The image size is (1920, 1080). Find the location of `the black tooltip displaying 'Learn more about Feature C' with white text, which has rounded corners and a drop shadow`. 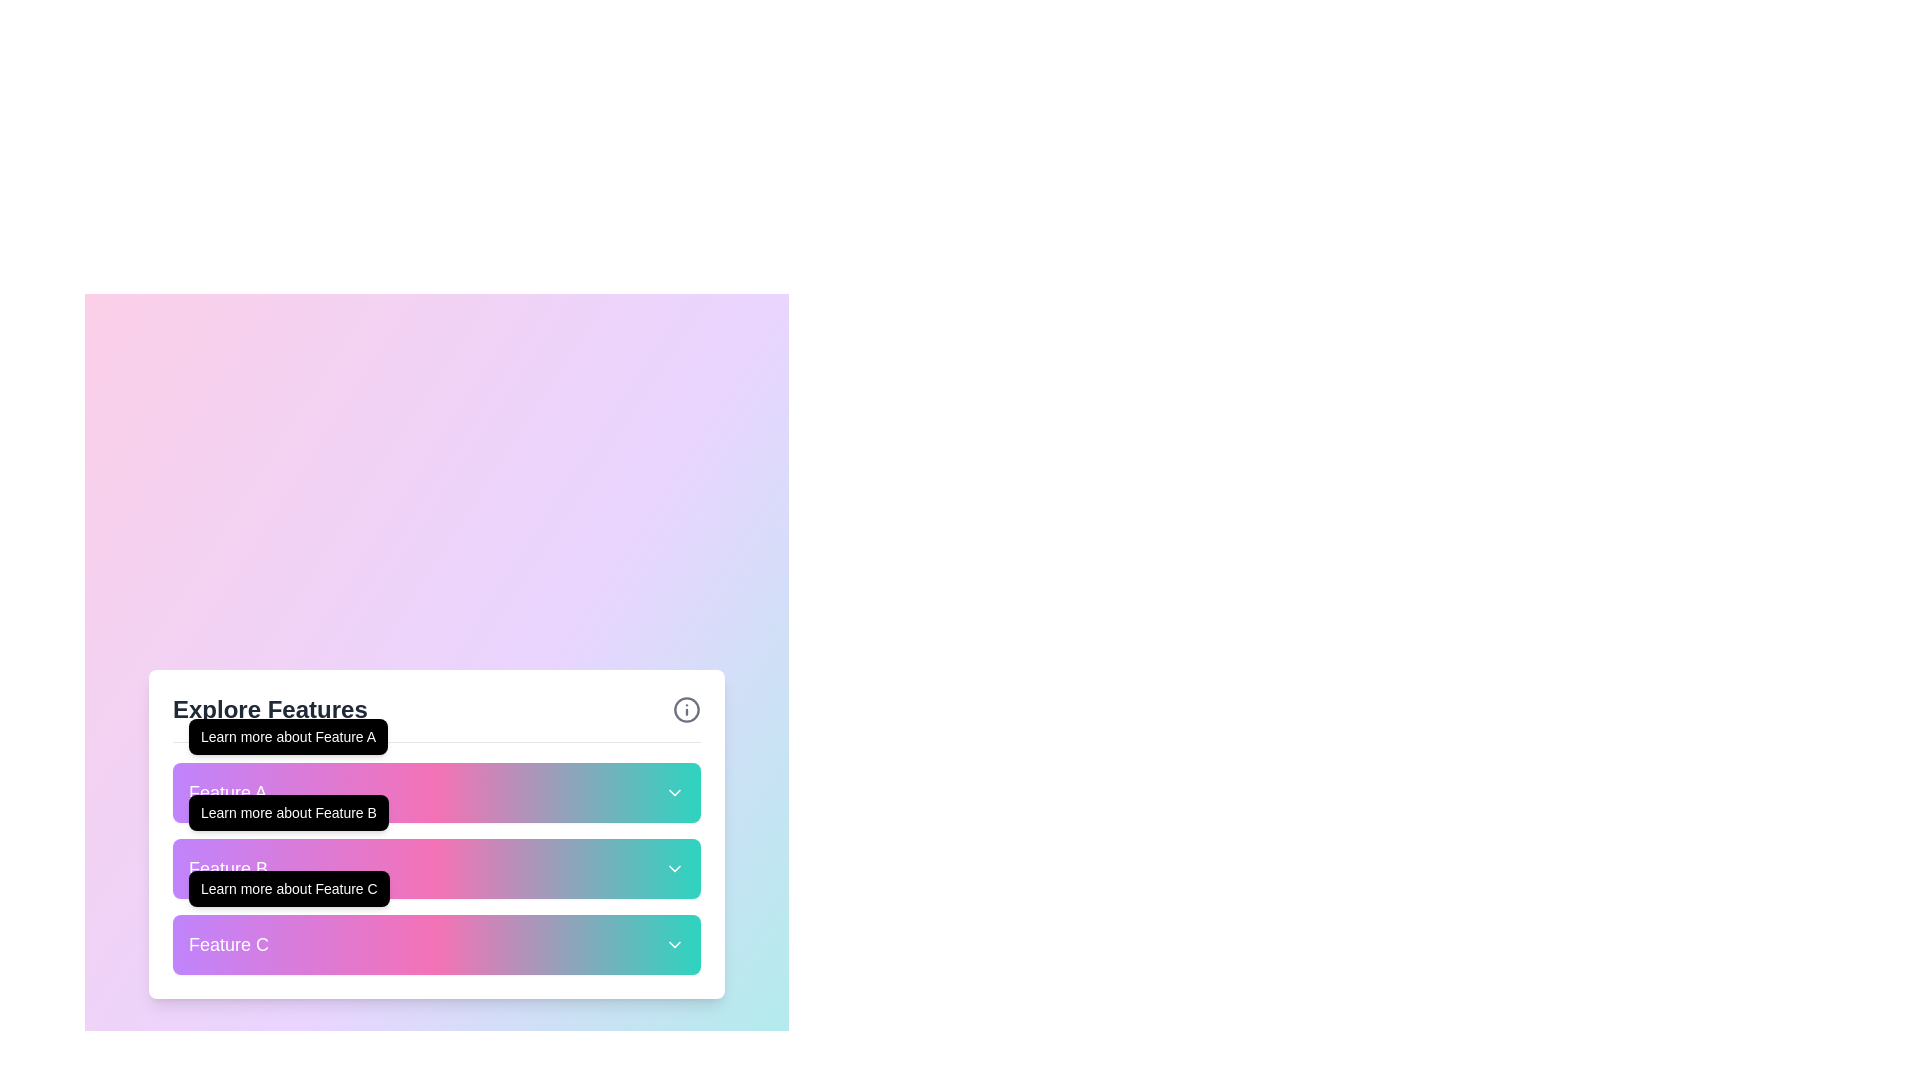

the black tooltip displaying 'Learn more about Feature C' with white text, which has rounded corners and a drop shadow is located at coordinates (288, 887).